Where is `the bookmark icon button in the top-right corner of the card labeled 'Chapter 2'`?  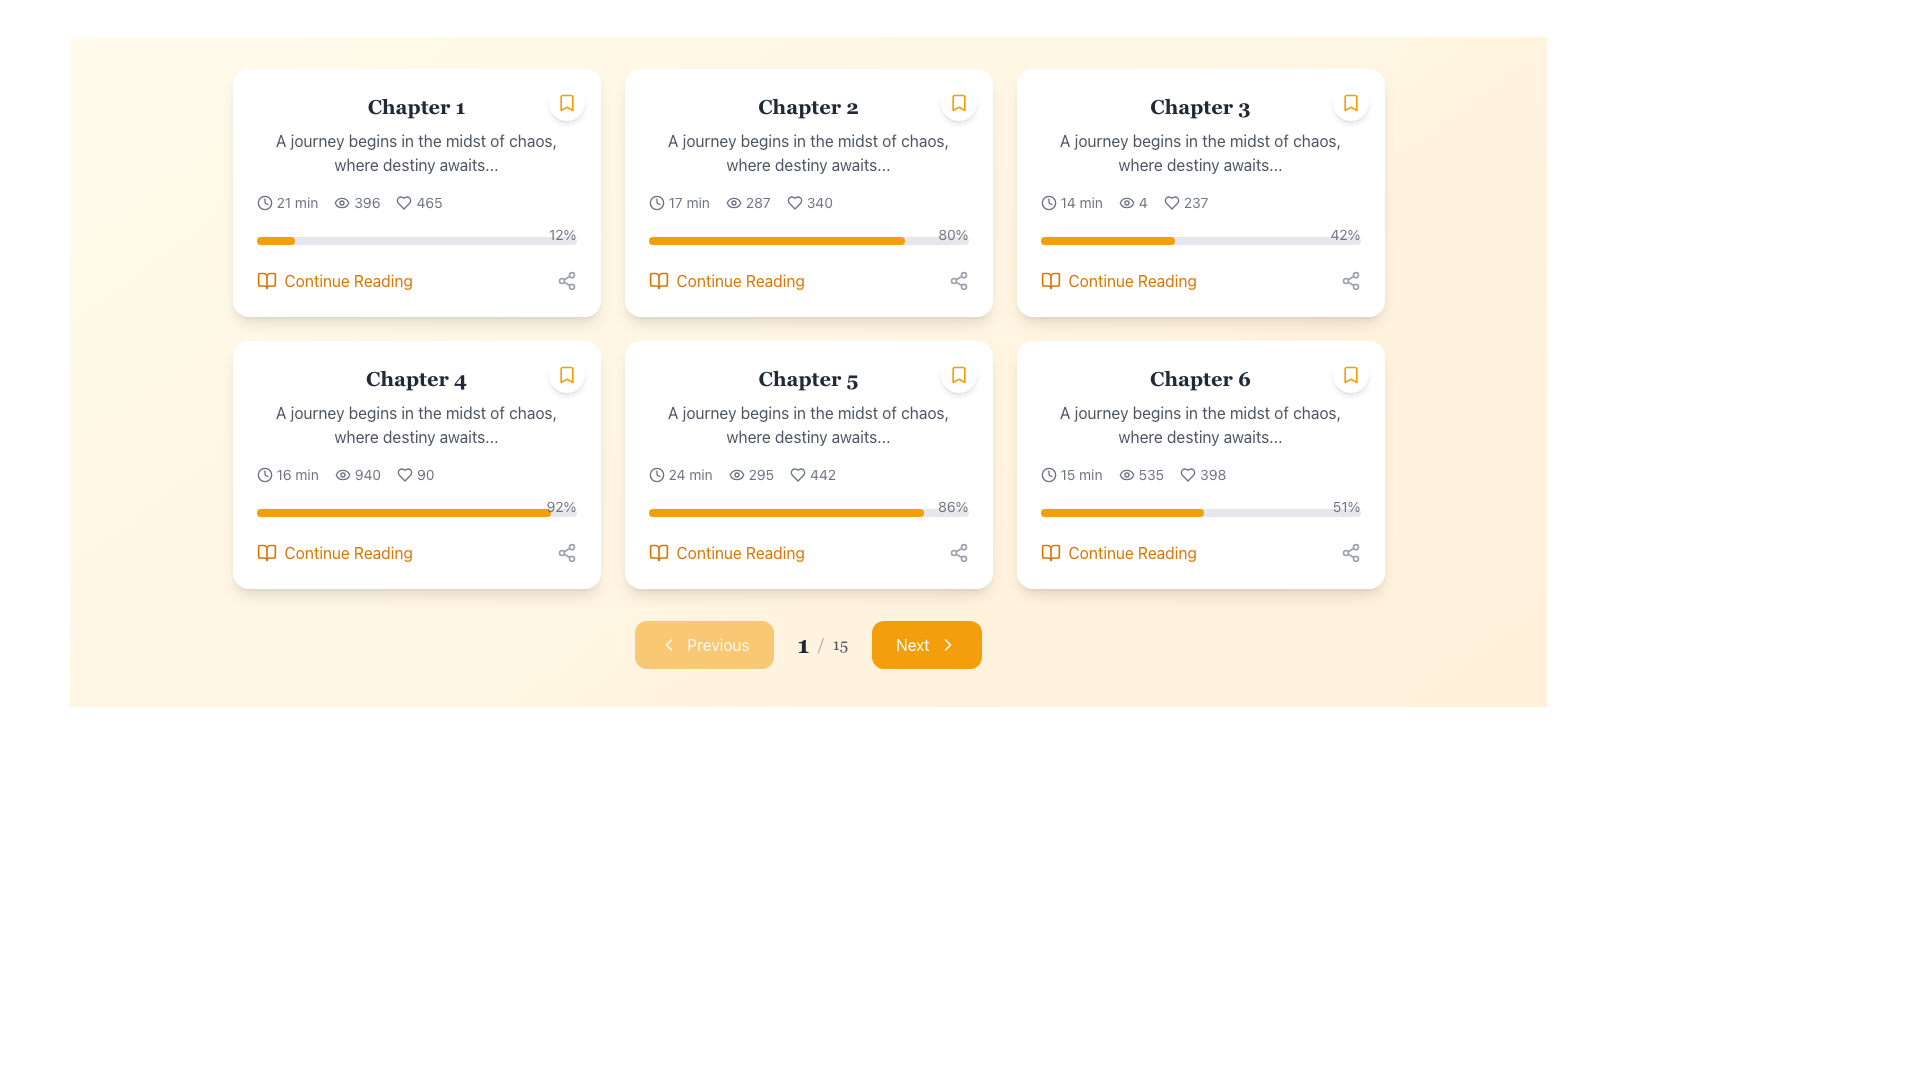 the bookmark icon button in the top-right corner of the card labeled 'Chapter 2' is located at coordinates (957, 103).